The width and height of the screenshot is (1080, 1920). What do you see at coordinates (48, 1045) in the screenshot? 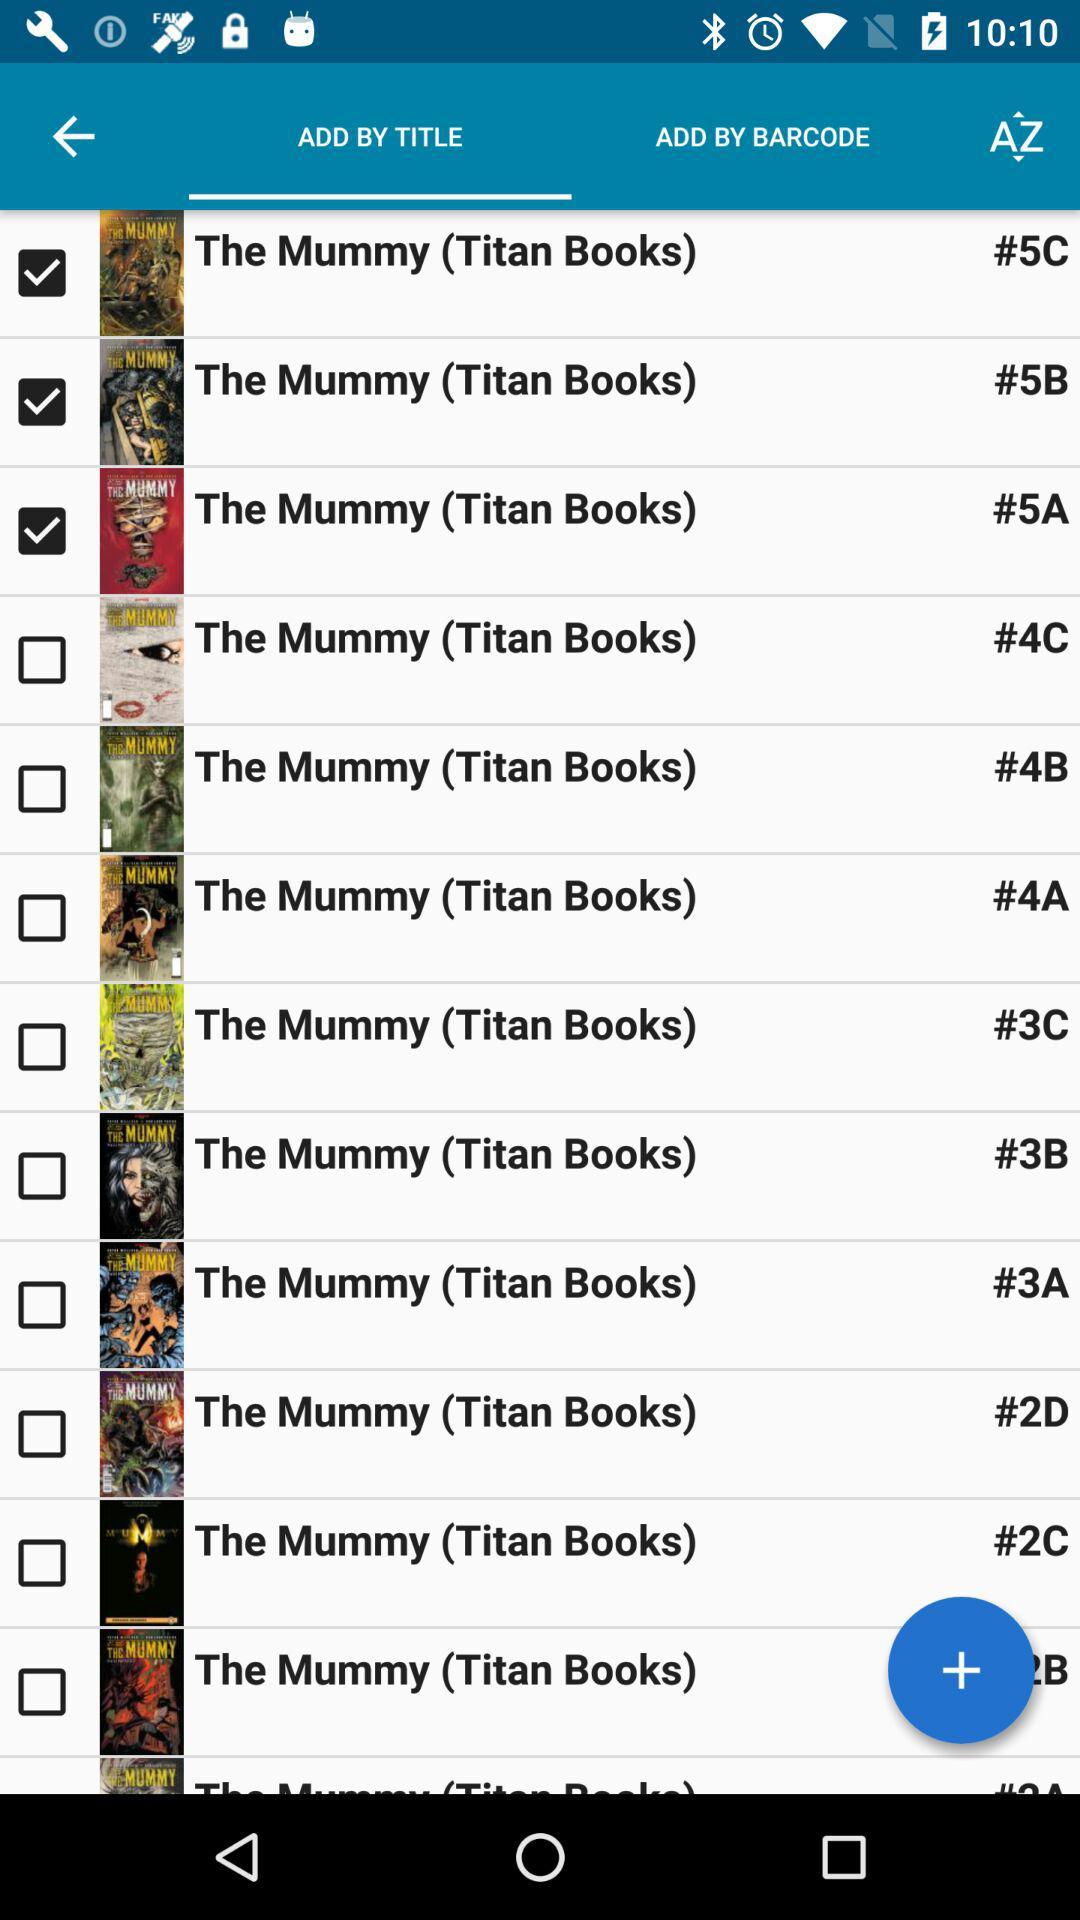
I see `choose the mummy 3c` at bounding box center [48, 1045].